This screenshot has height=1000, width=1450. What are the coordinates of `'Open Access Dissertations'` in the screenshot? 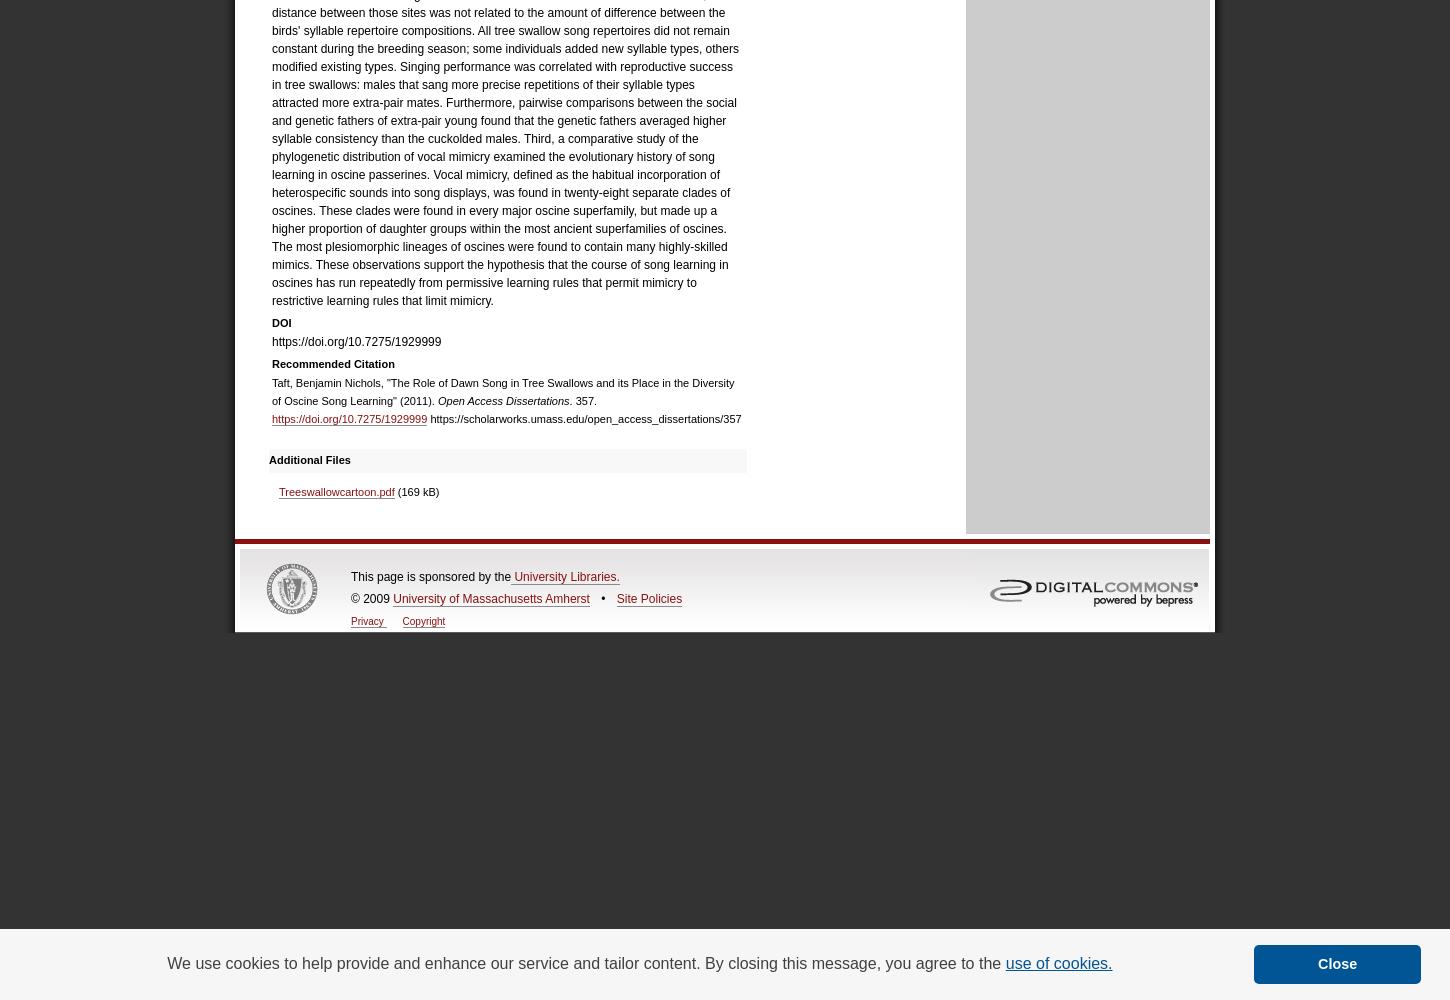 It's located at (503, 401).